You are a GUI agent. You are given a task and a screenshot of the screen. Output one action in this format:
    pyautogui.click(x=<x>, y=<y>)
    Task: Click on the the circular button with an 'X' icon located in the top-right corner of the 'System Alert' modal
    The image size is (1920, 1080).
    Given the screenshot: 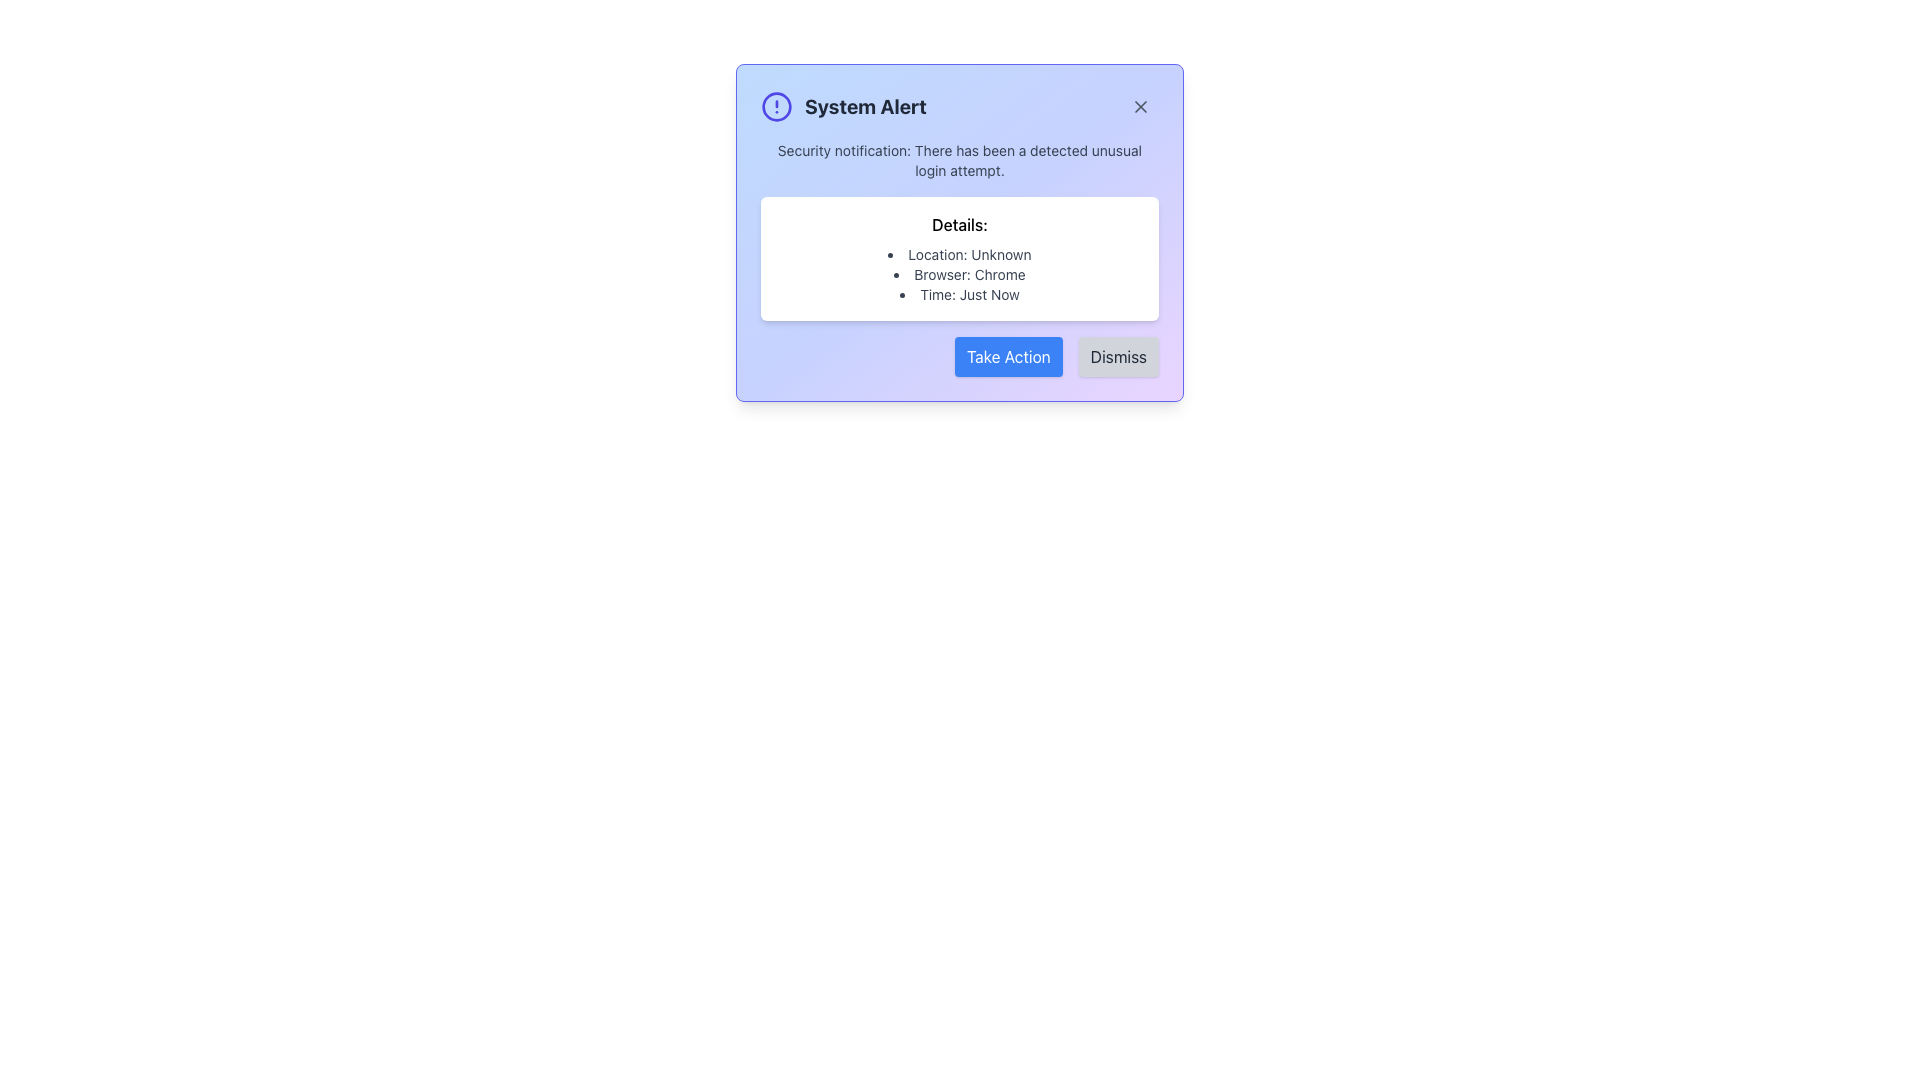 What is the action you would take?
    pyautogui.click(x=1141, y=107)
    